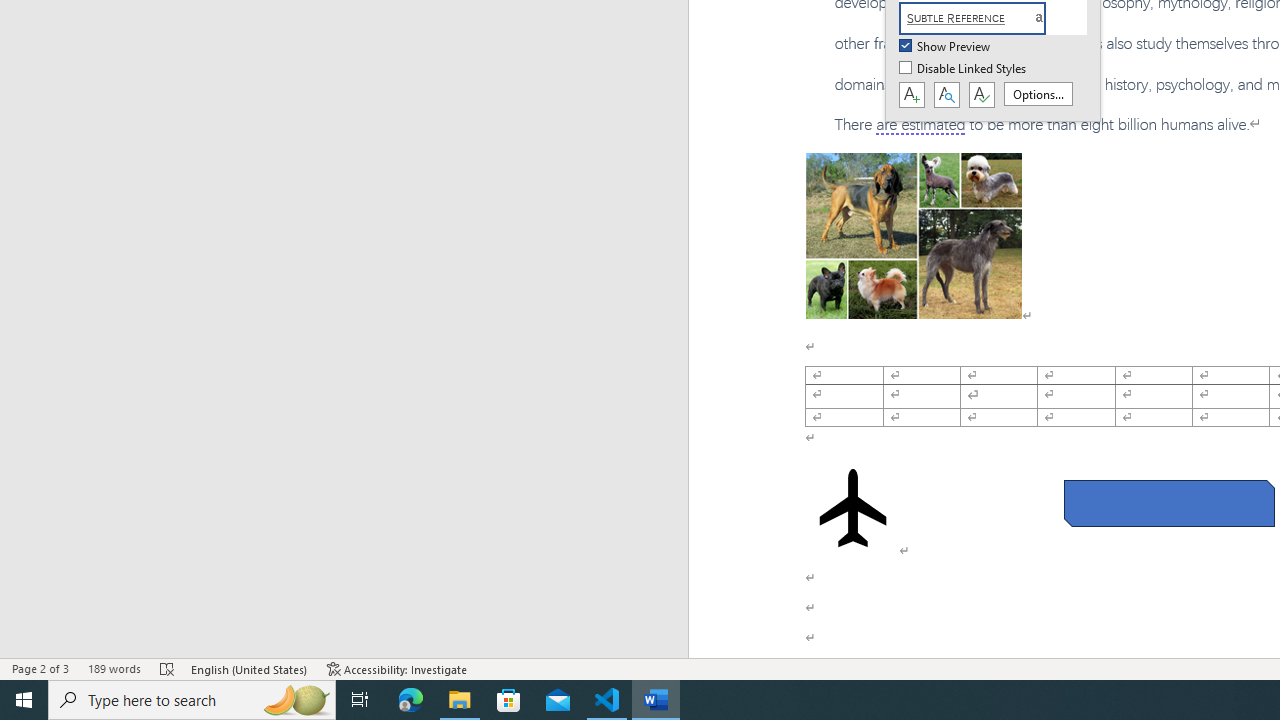 The width and height of the screenshot is (1280, 720). What do you see at coordinates (1038, 93) in the screenshot?
I see `'Options...'` at bounding box center [1038, 93].